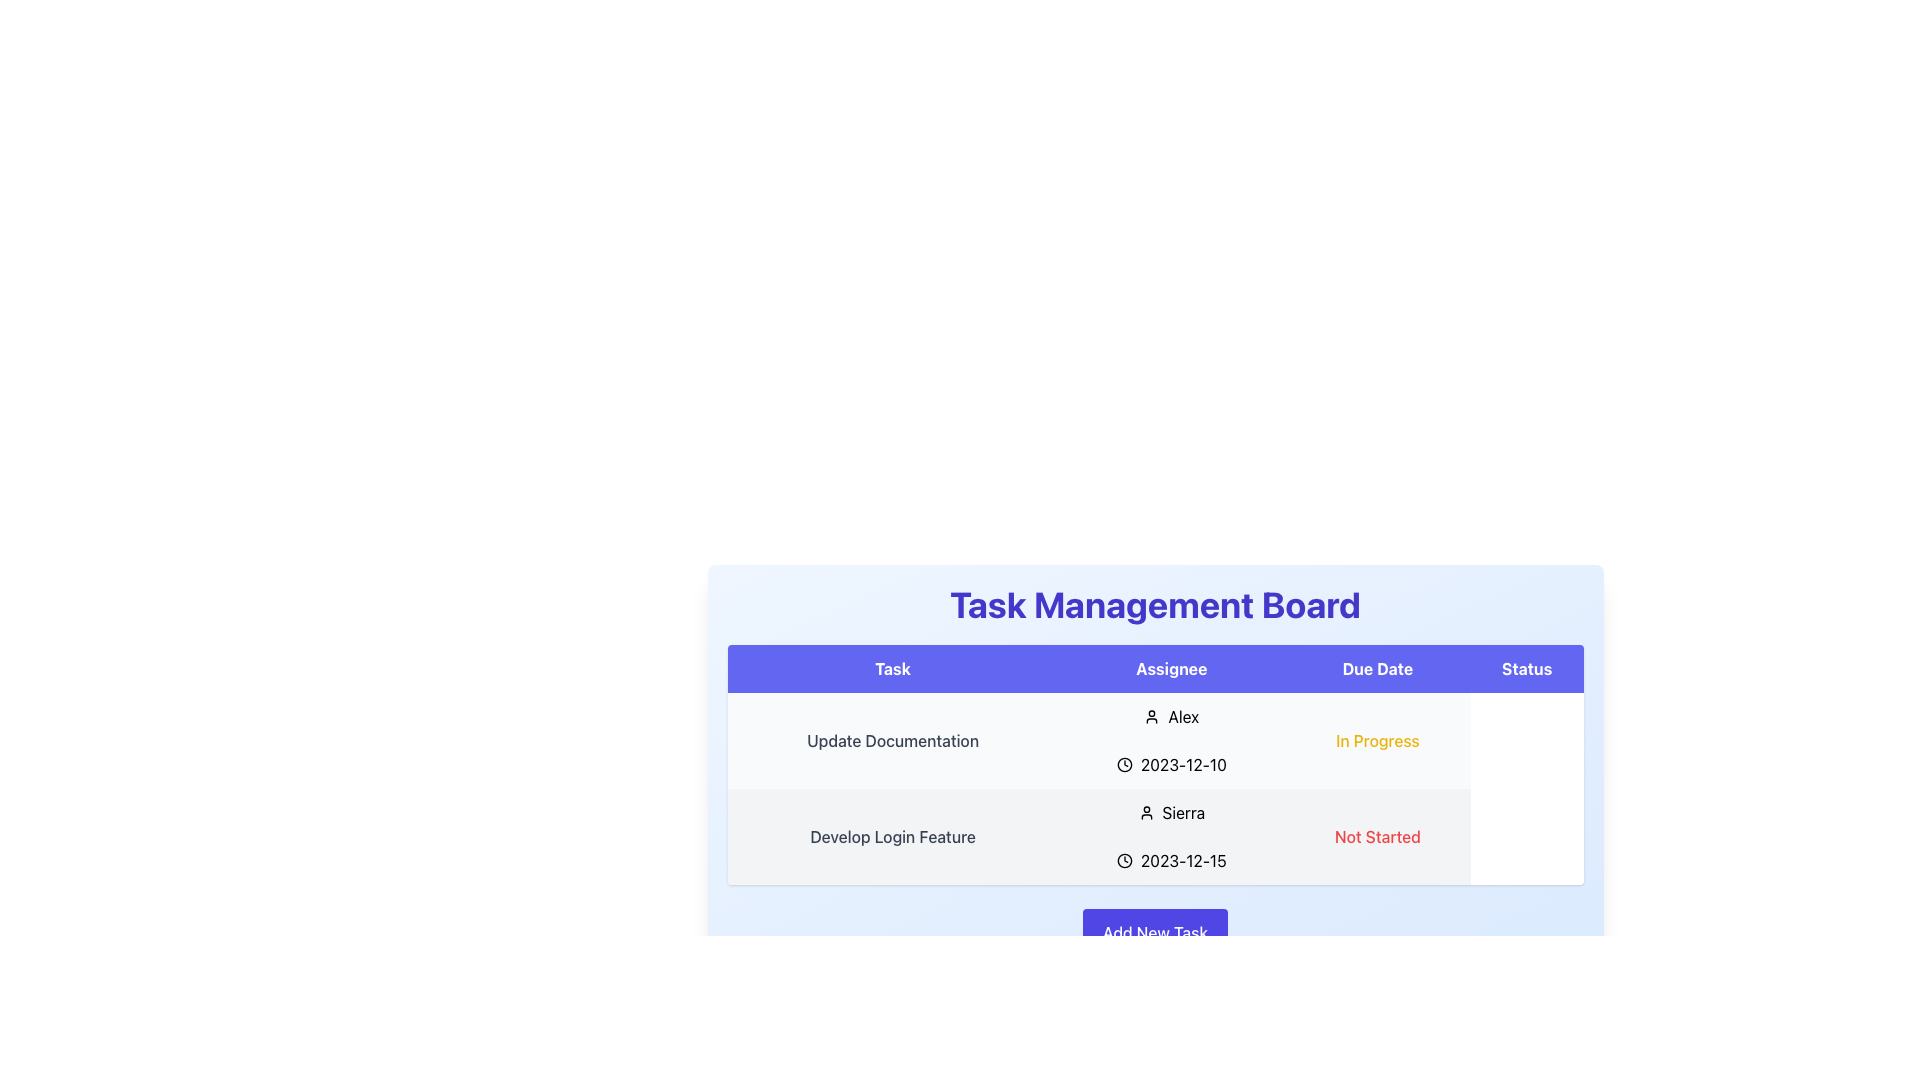  What do you see at coordinates (1146, 813) in the screenshot?
I see `the user icon for the task 'Develop Login Feature'` at bounding box center [1146, 813].